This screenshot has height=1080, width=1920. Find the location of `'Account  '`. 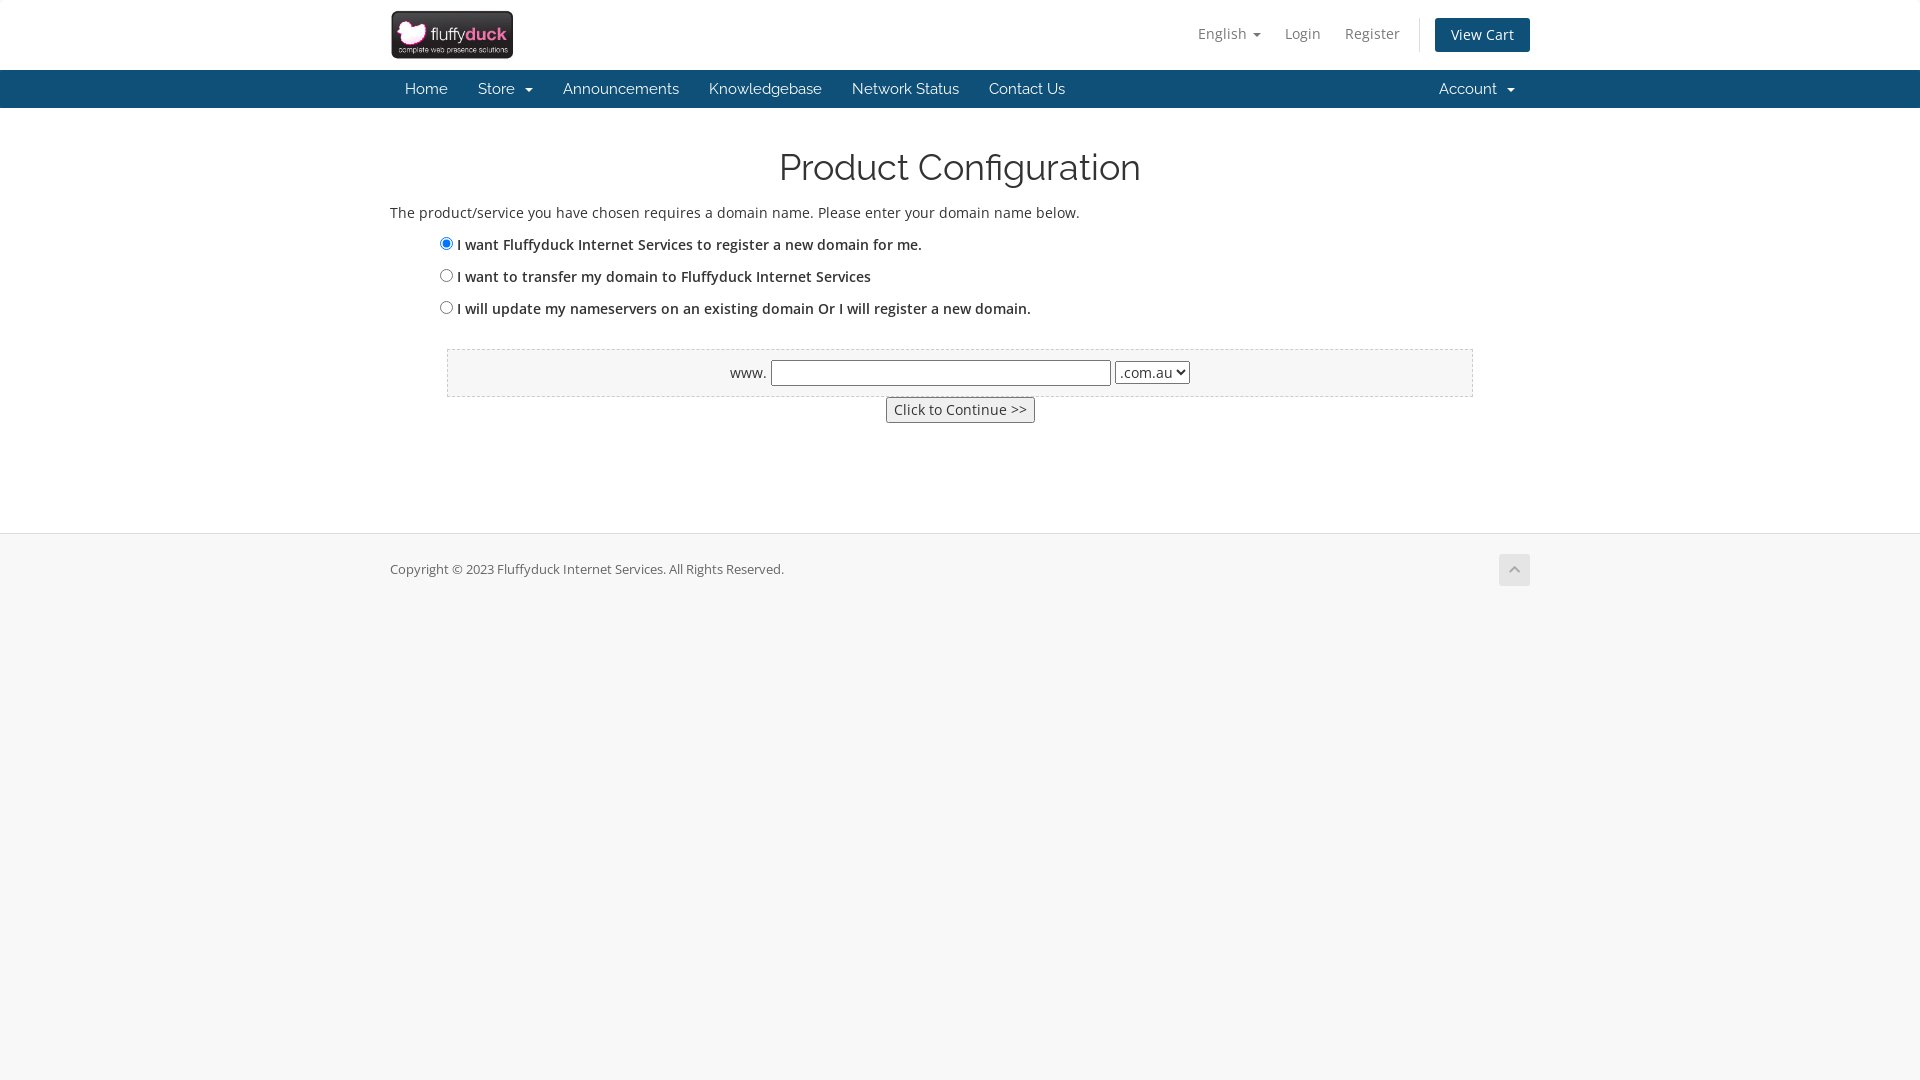

'Account  ' is located at coordinates (1477, 87).